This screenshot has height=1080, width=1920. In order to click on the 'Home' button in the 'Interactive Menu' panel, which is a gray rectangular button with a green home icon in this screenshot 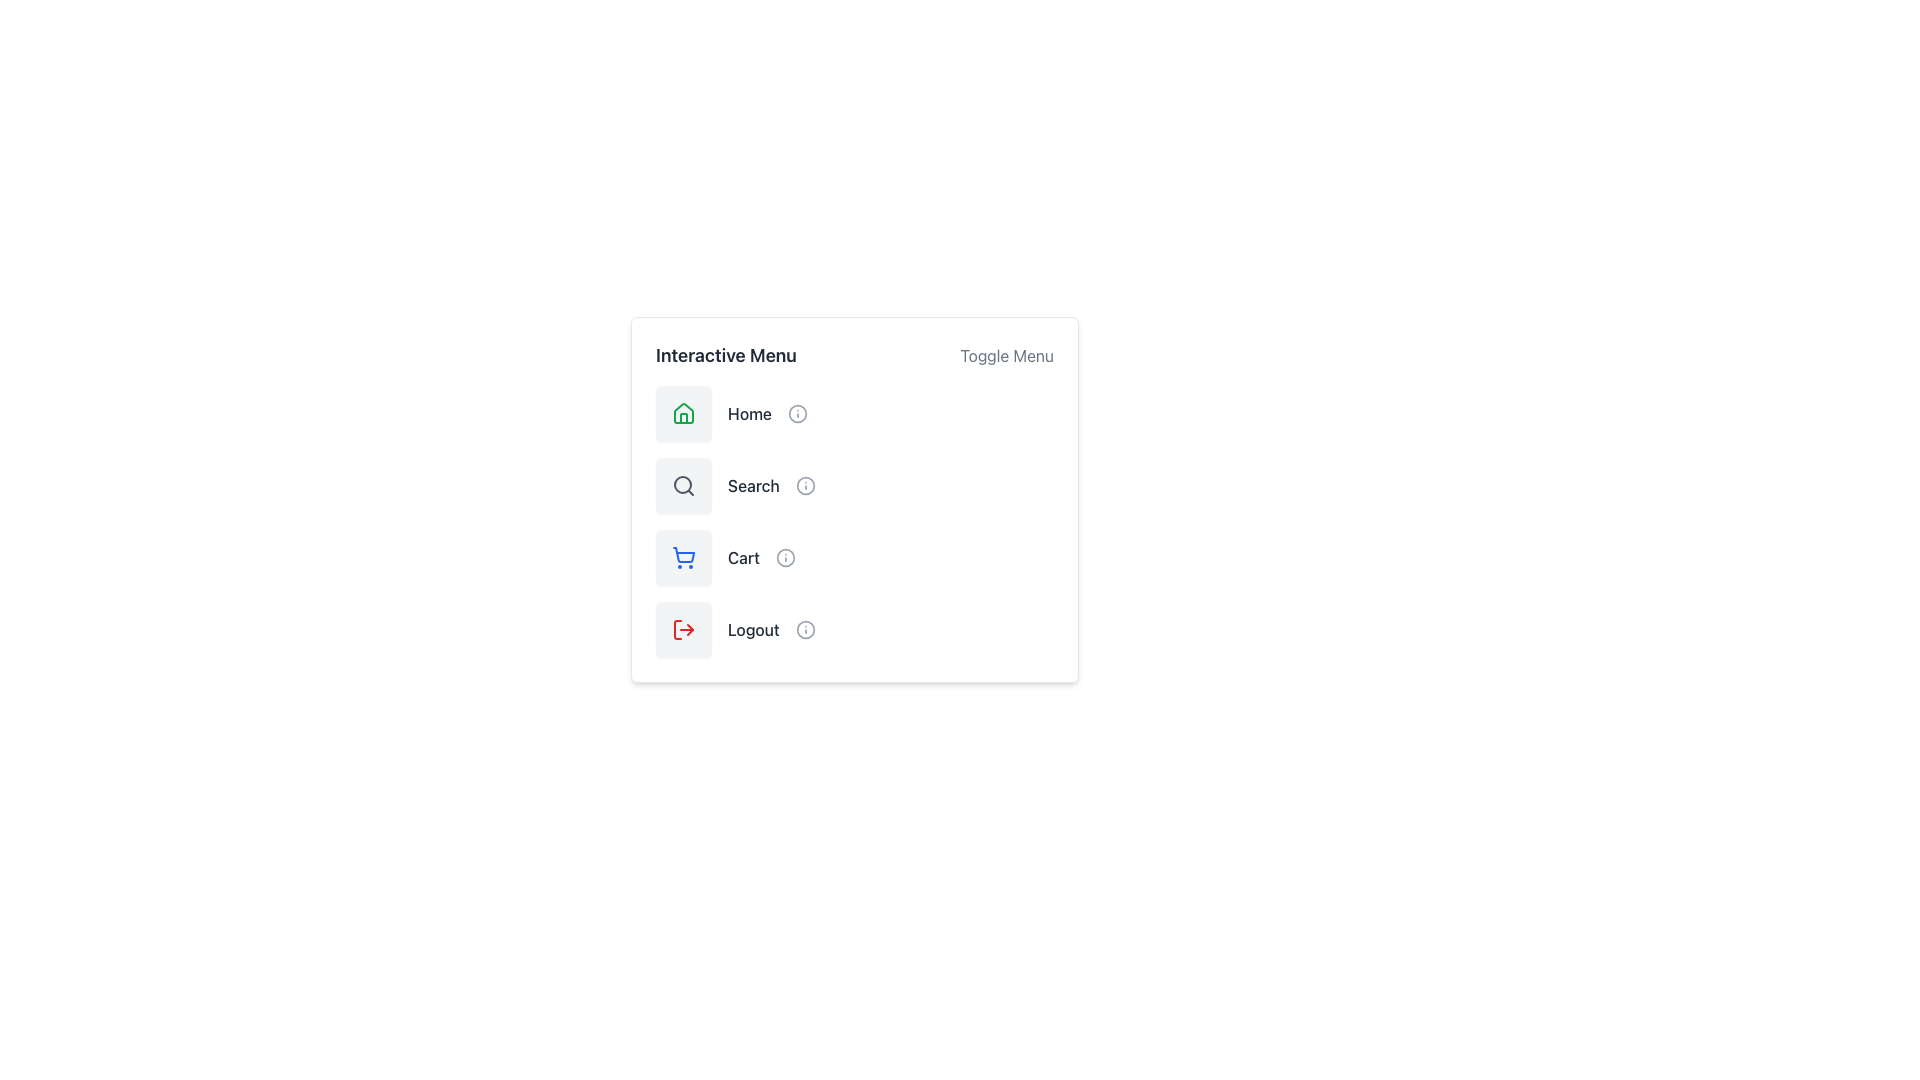, I will do `click(684, 412)`.